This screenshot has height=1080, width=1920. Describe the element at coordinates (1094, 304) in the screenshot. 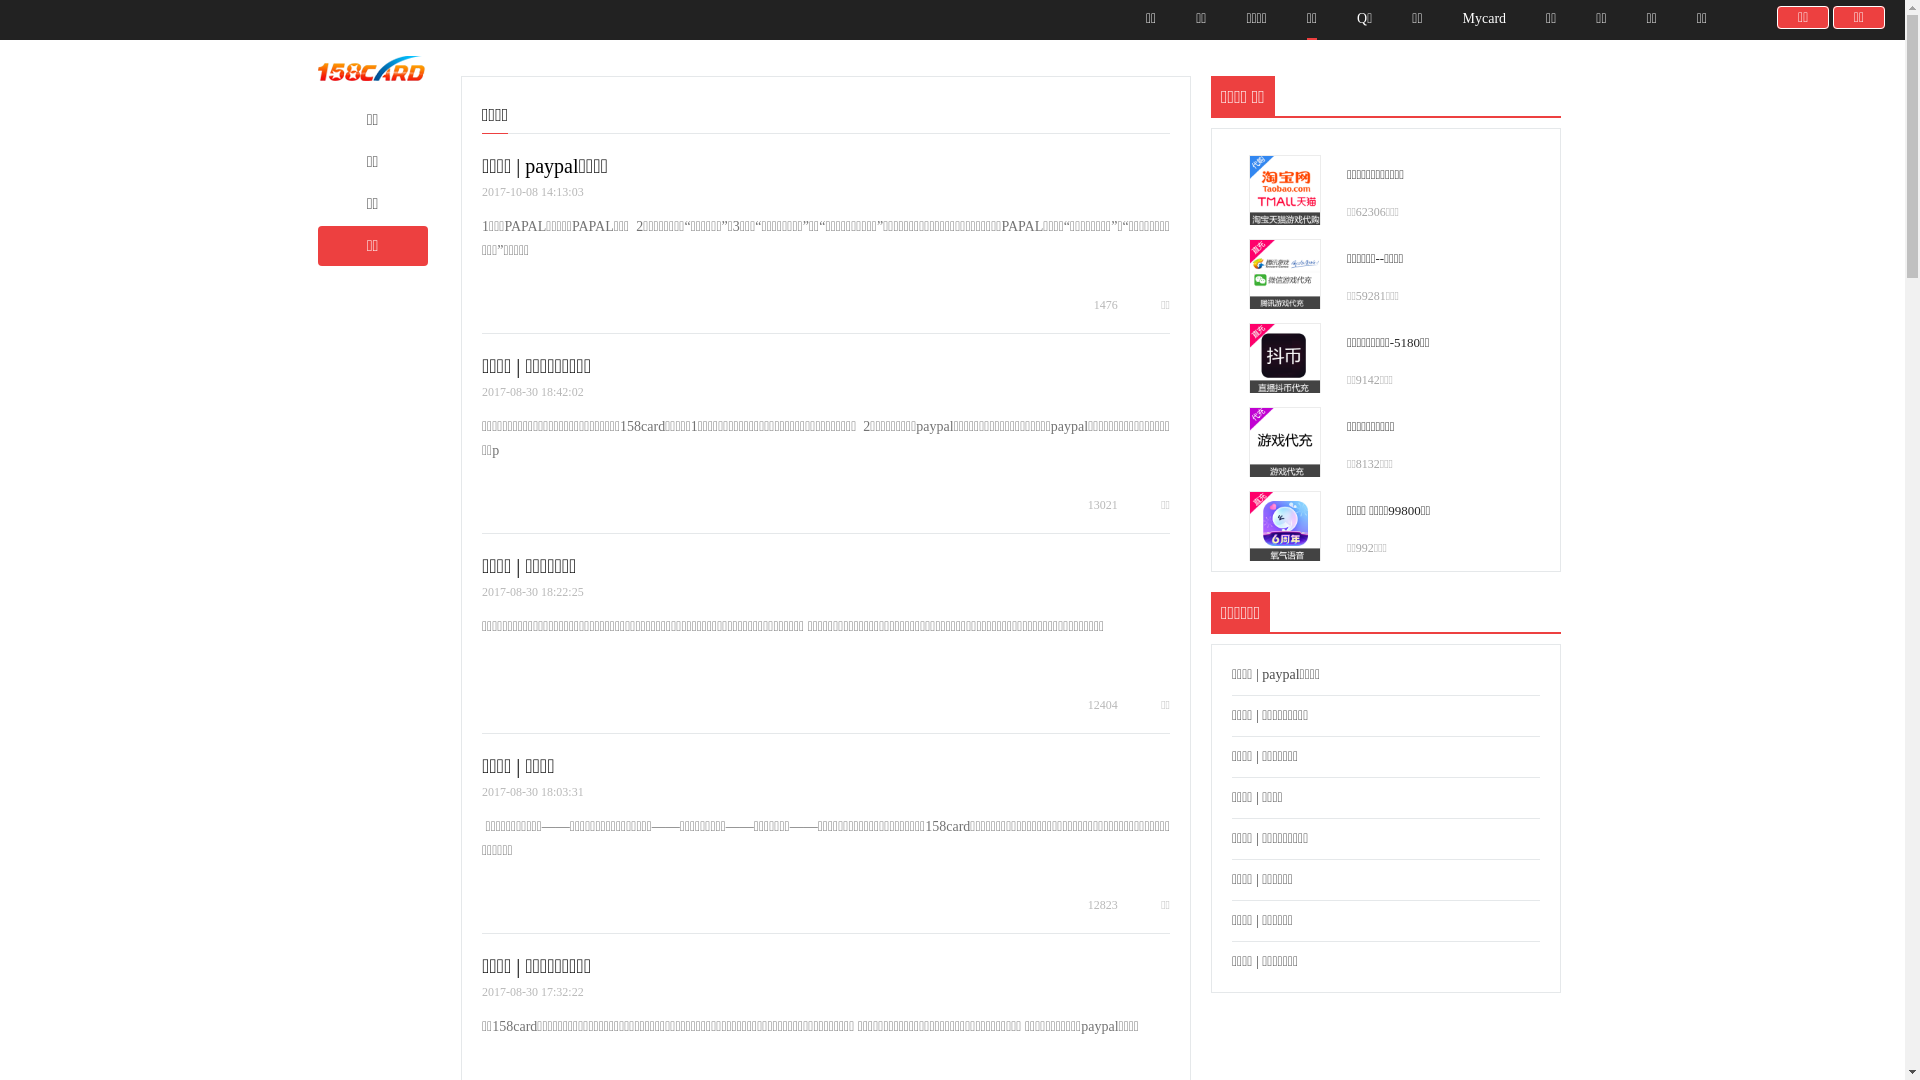

I see `'1476'` at that location.